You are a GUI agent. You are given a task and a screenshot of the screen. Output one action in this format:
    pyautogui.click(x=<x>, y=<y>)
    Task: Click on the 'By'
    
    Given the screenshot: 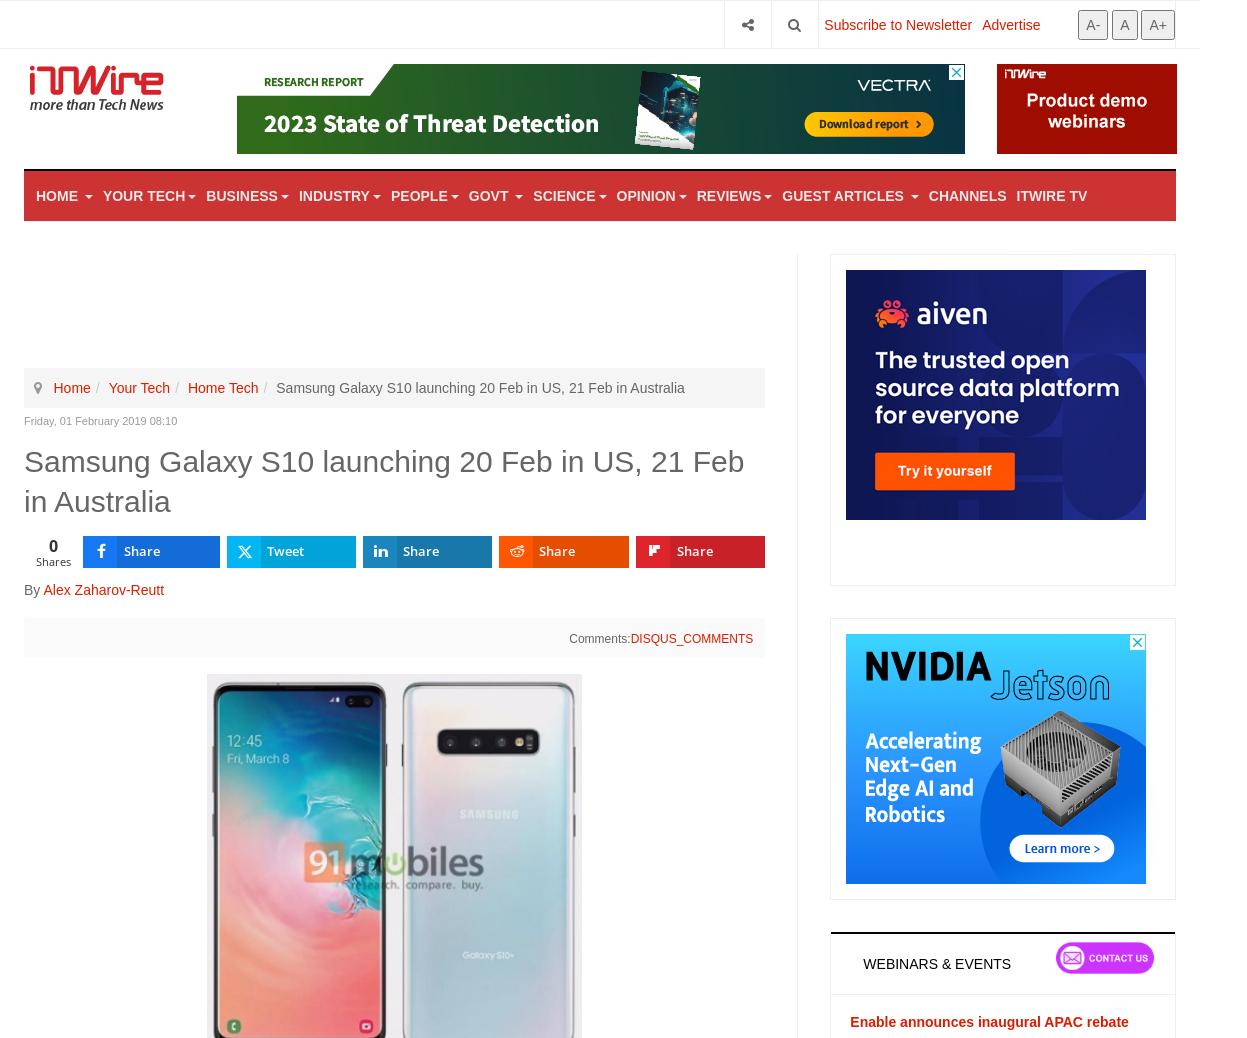 What is the action you would take?
    pyautogui.click(x=33, y=587)
    